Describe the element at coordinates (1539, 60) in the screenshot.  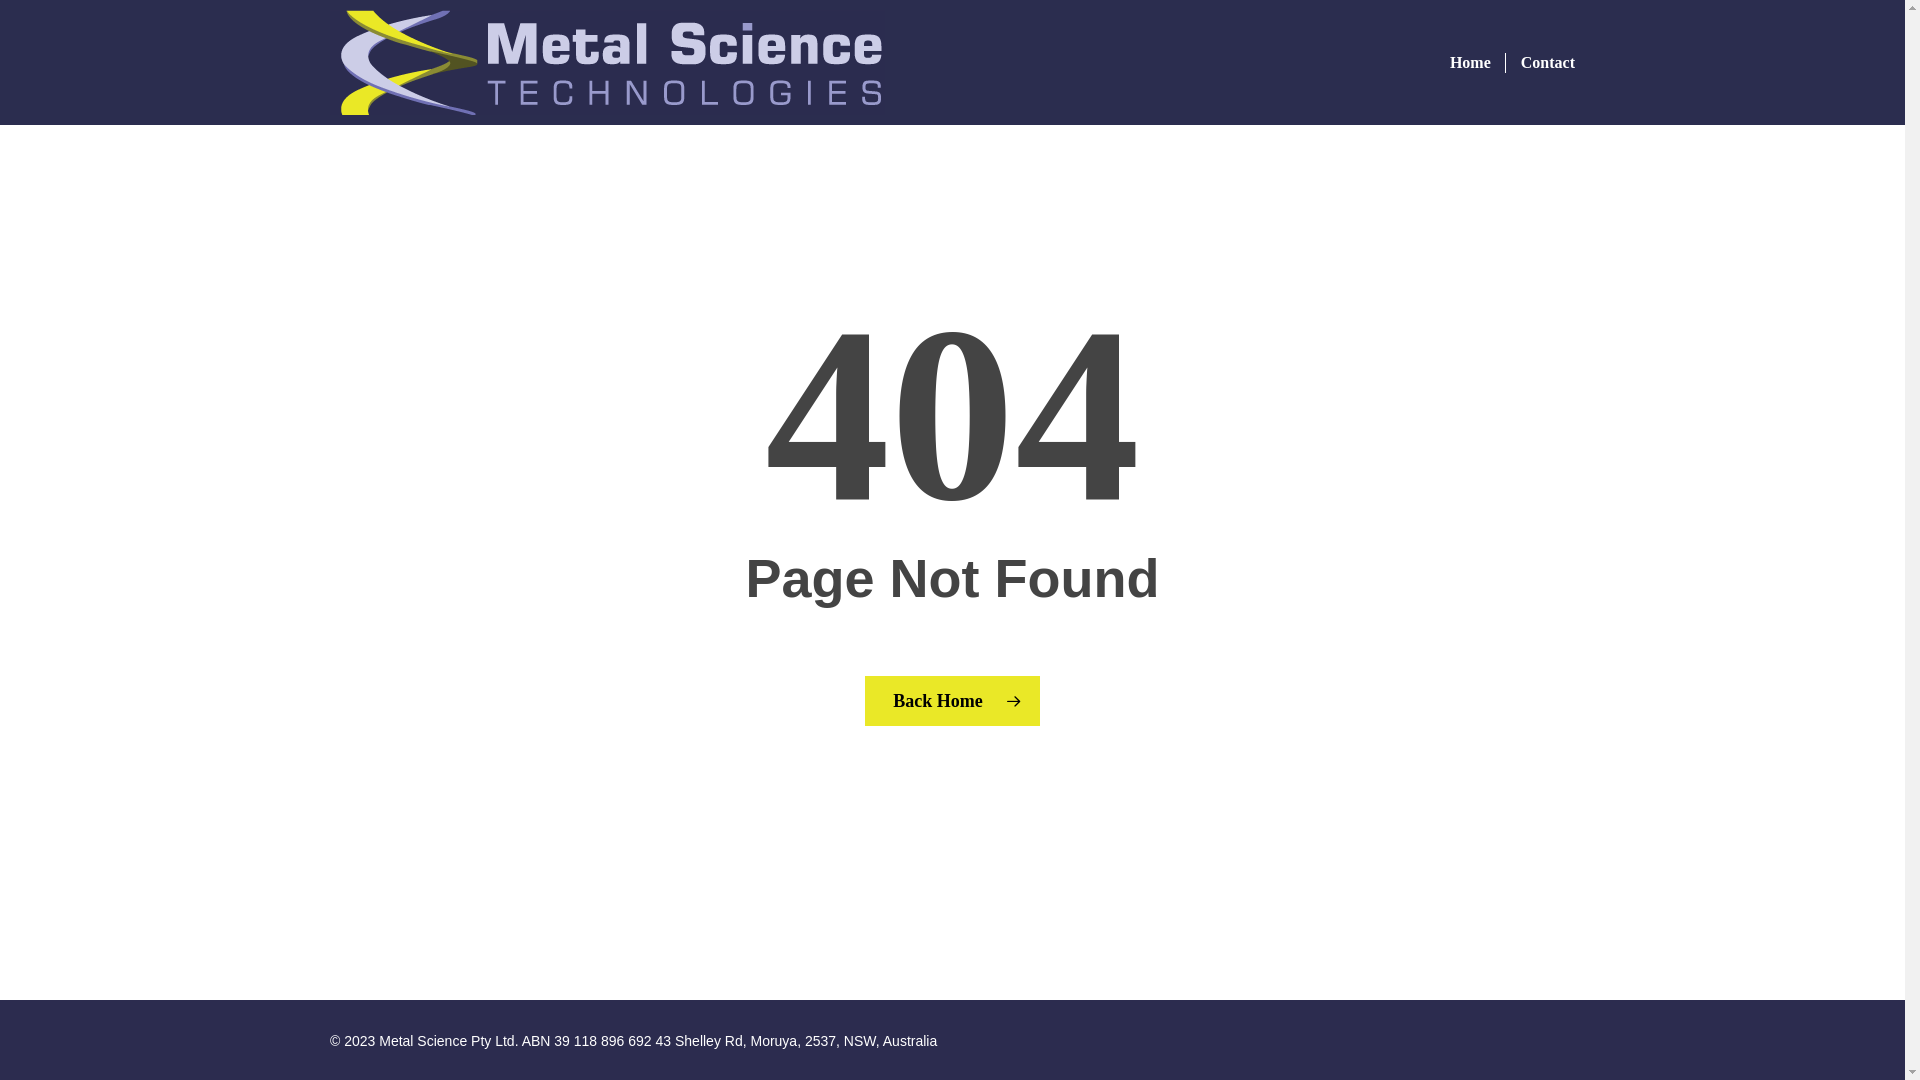
I see `'Contact'` at that location.